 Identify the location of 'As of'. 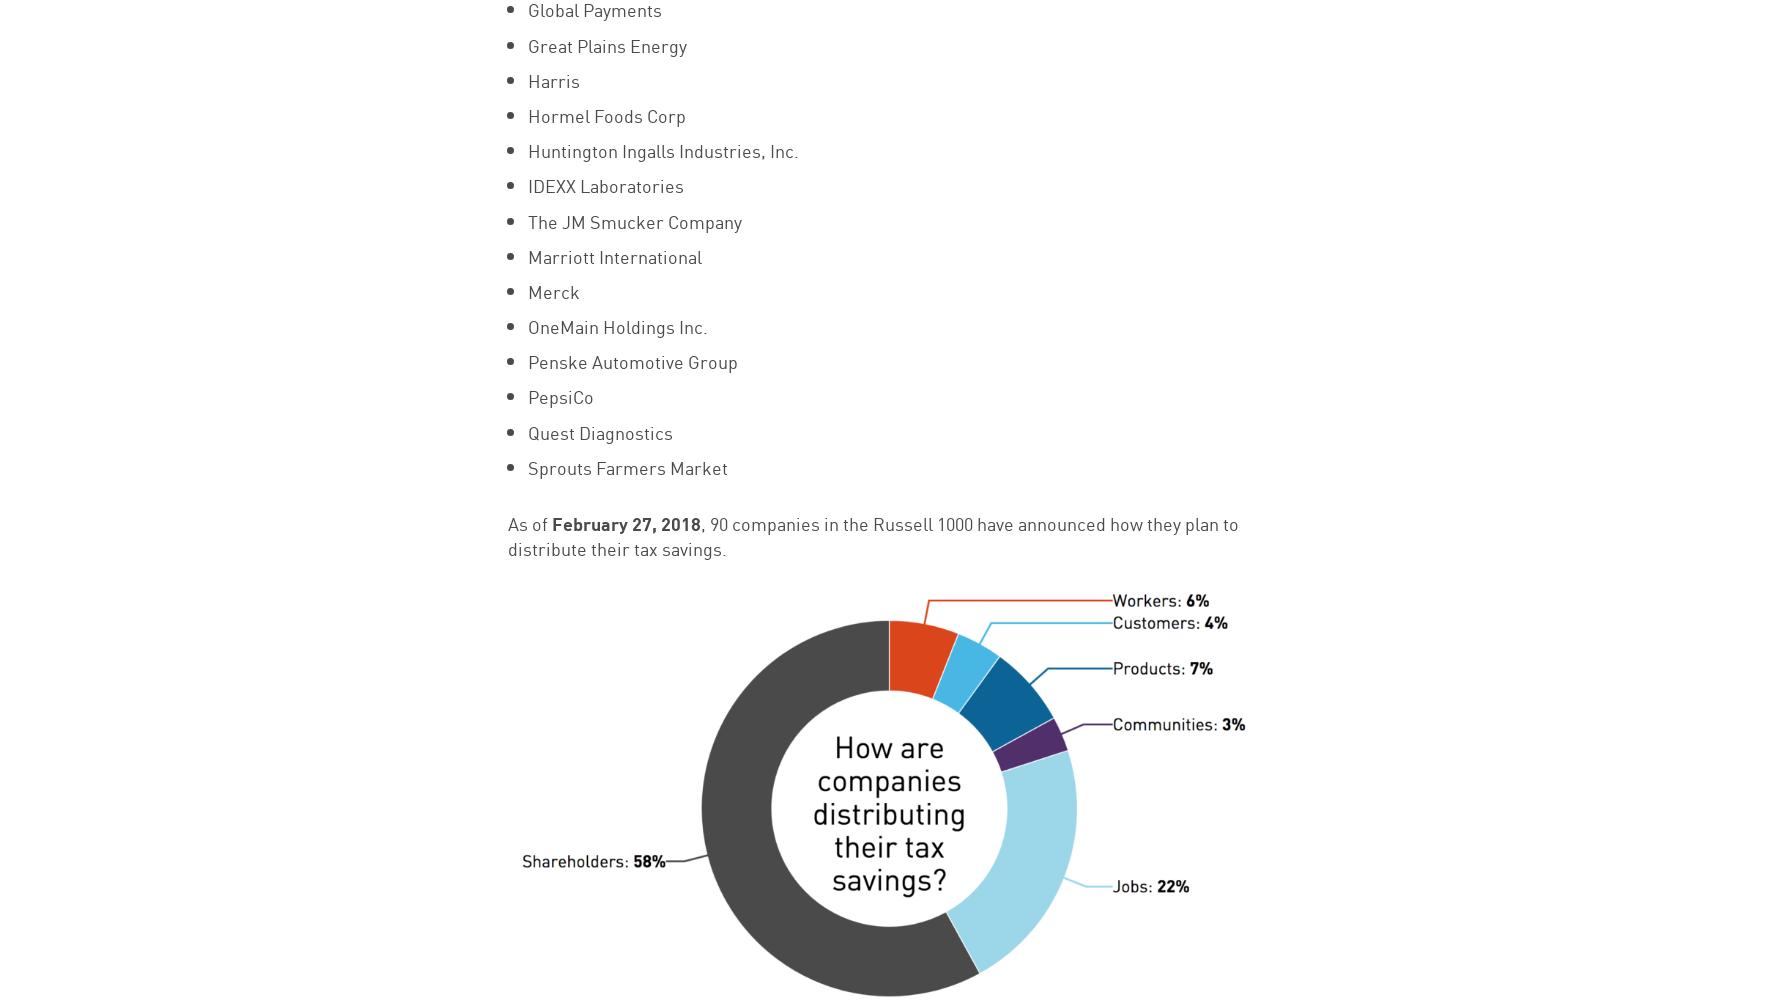
(506, 523).